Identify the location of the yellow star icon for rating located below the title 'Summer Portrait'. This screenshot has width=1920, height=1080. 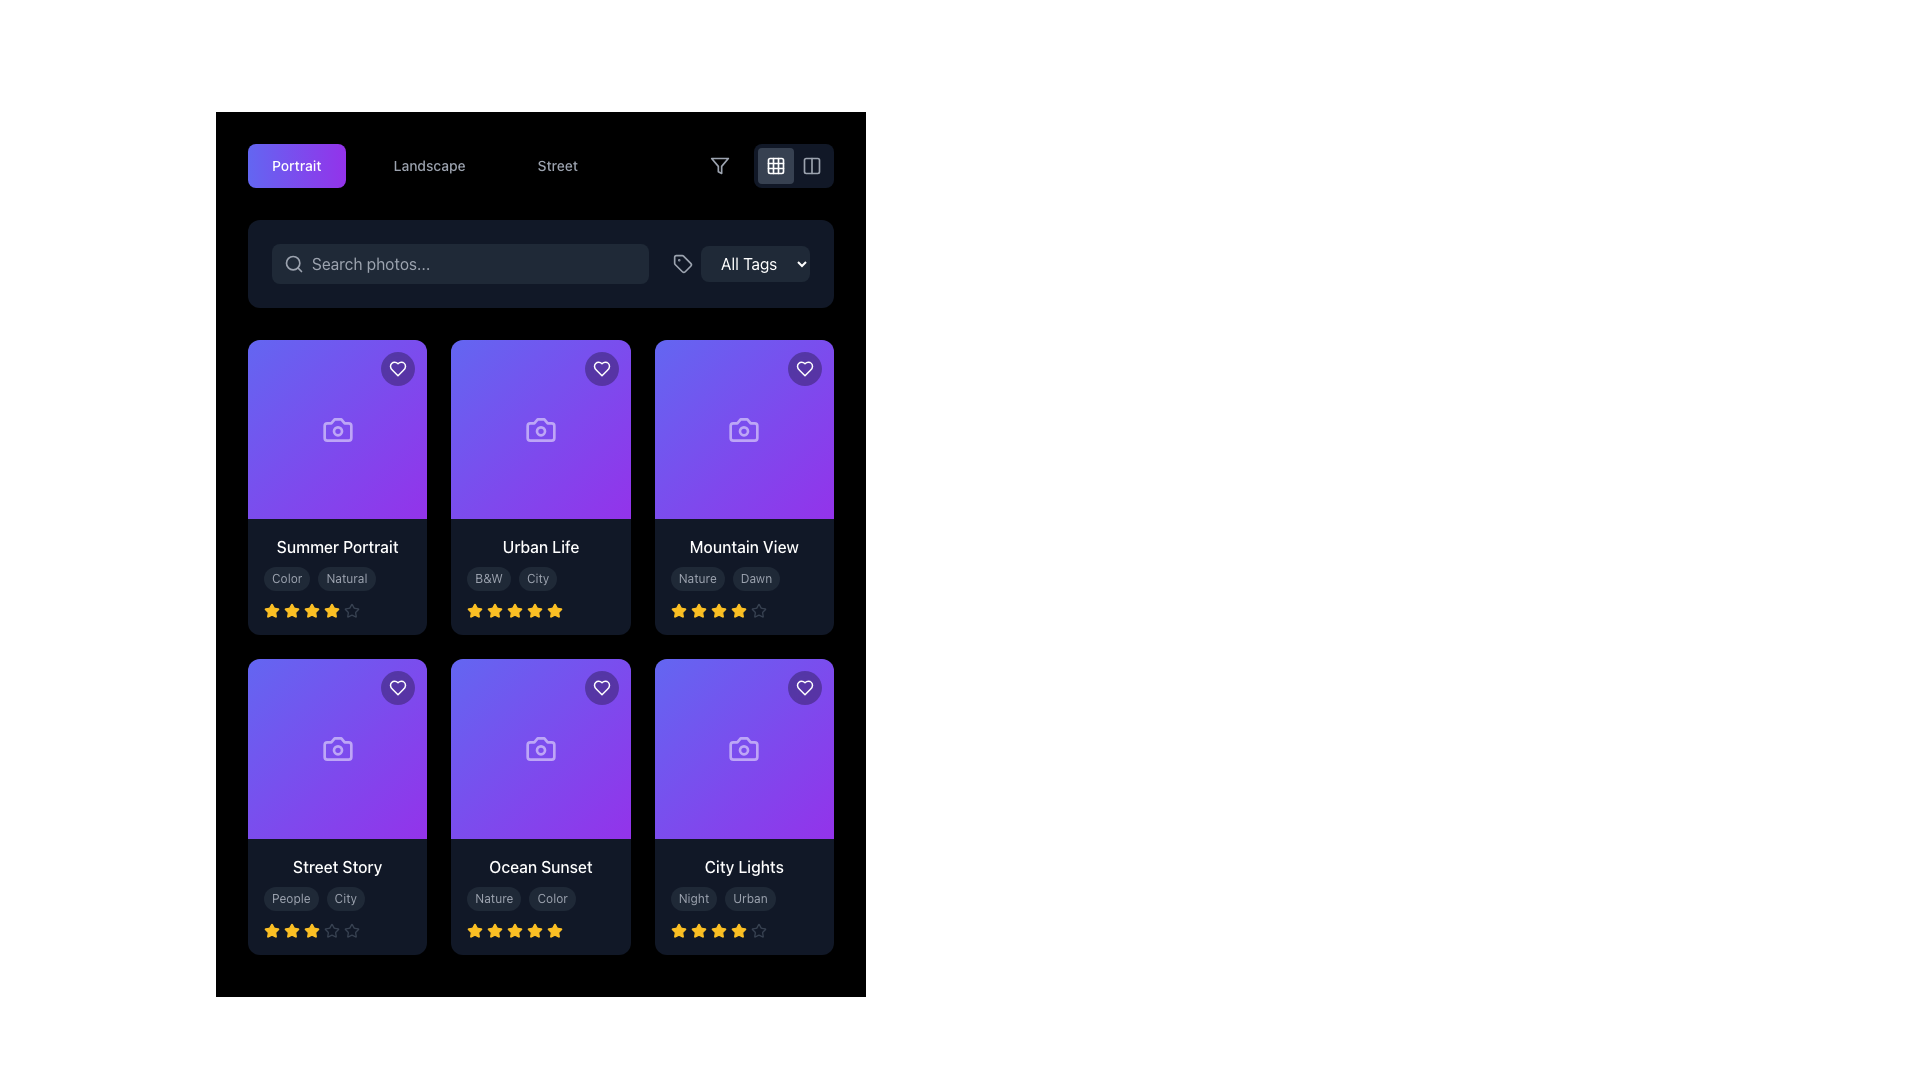
(271, 610).